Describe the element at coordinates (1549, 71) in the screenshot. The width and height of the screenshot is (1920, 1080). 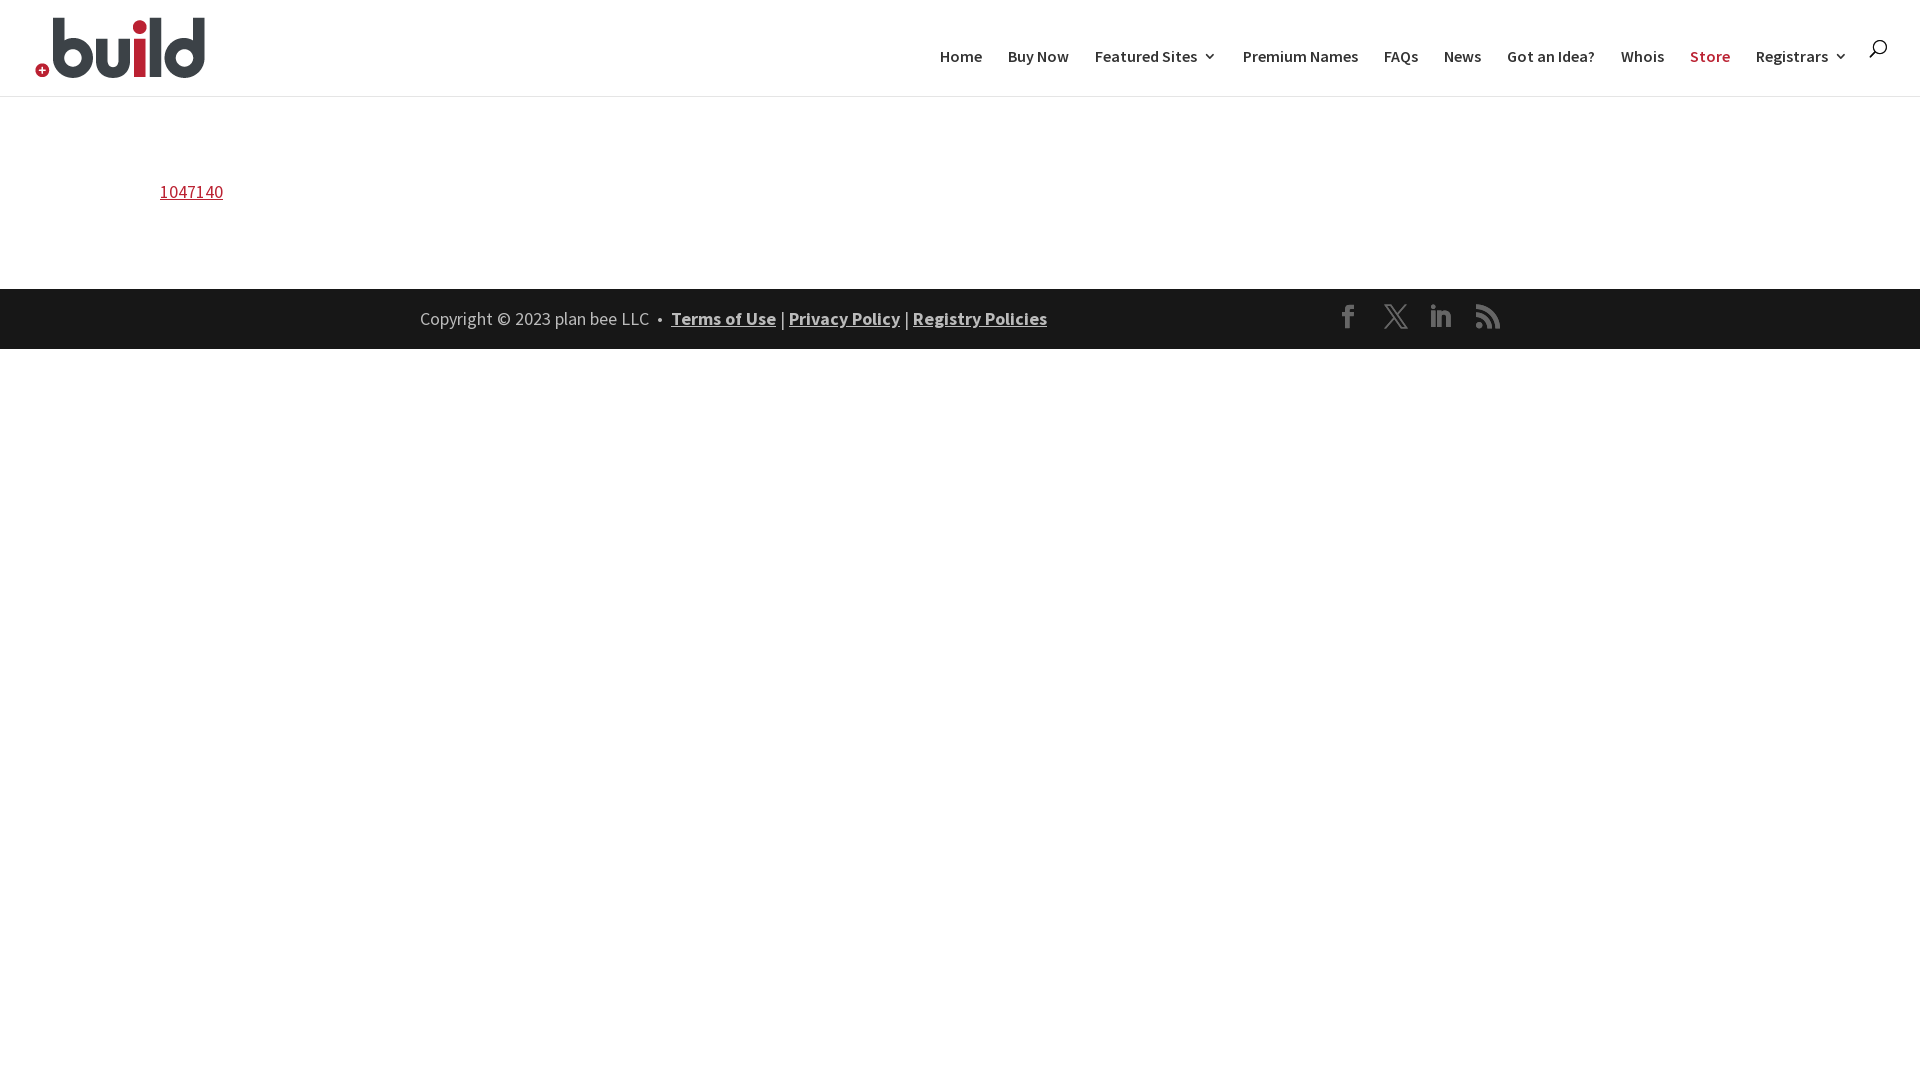
I see `'Got an Idea?'` at that location.